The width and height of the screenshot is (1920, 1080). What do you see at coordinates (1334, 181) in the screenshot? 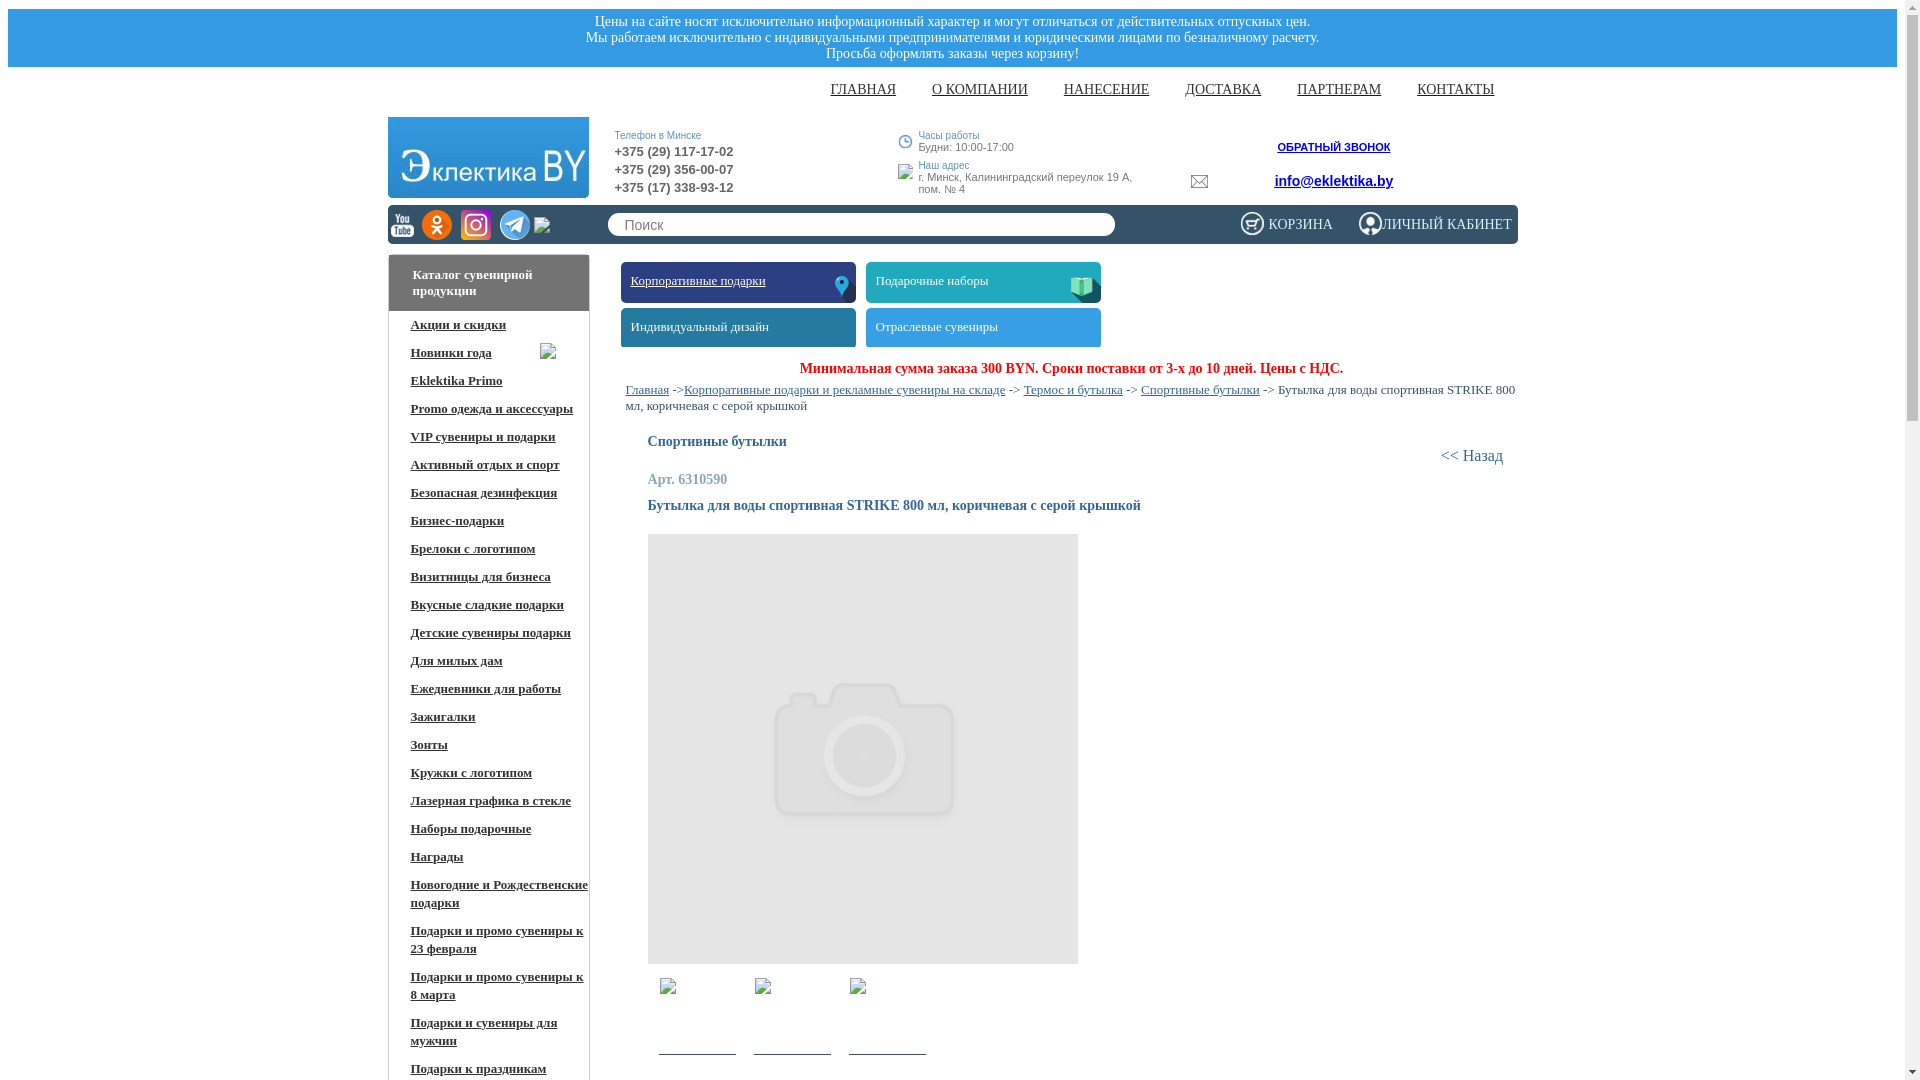
I see `'info@eklektika.by'` at bounding box center [1334, 181].